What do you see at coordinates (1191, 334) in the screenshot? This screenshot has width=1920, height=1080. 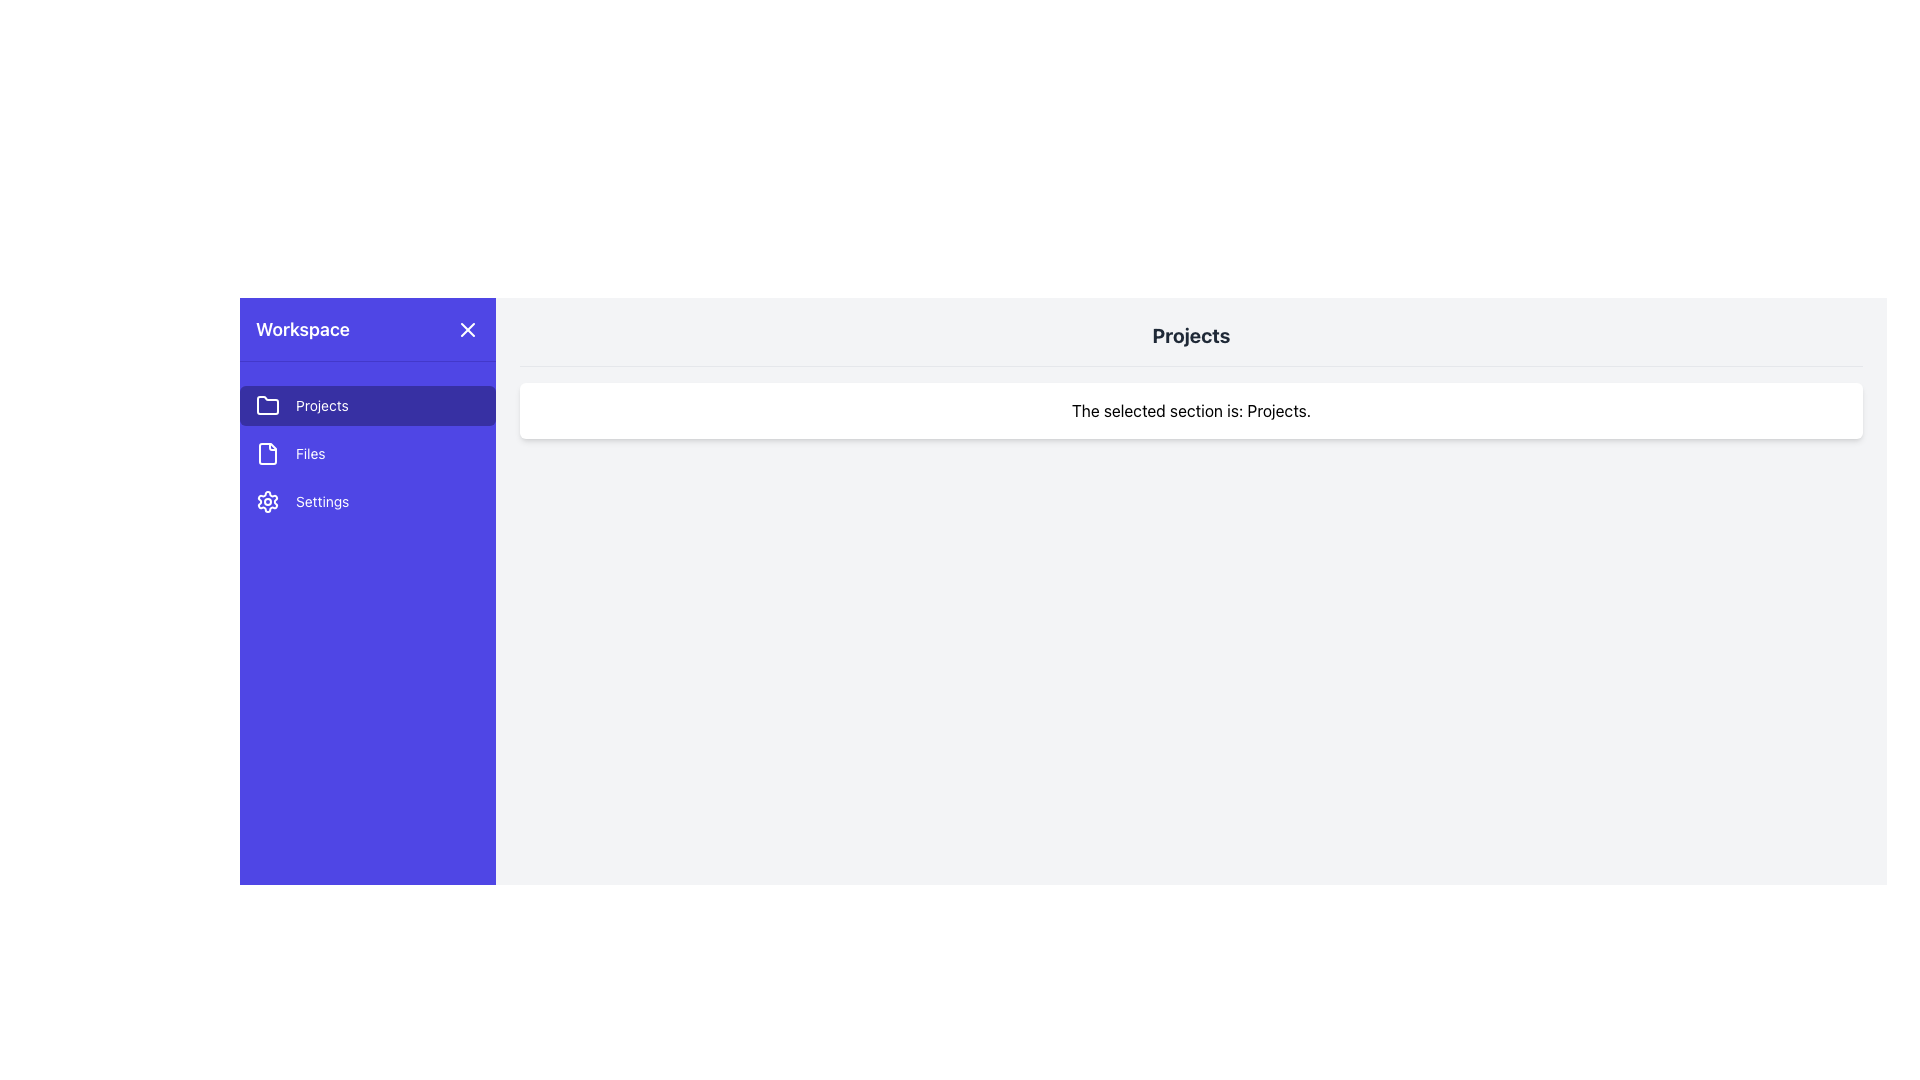 I see `the header titled 'Projects', which indicates the primary focus of the current section and is located at the upper region of the main content area` at bounding box center [1191, 334].